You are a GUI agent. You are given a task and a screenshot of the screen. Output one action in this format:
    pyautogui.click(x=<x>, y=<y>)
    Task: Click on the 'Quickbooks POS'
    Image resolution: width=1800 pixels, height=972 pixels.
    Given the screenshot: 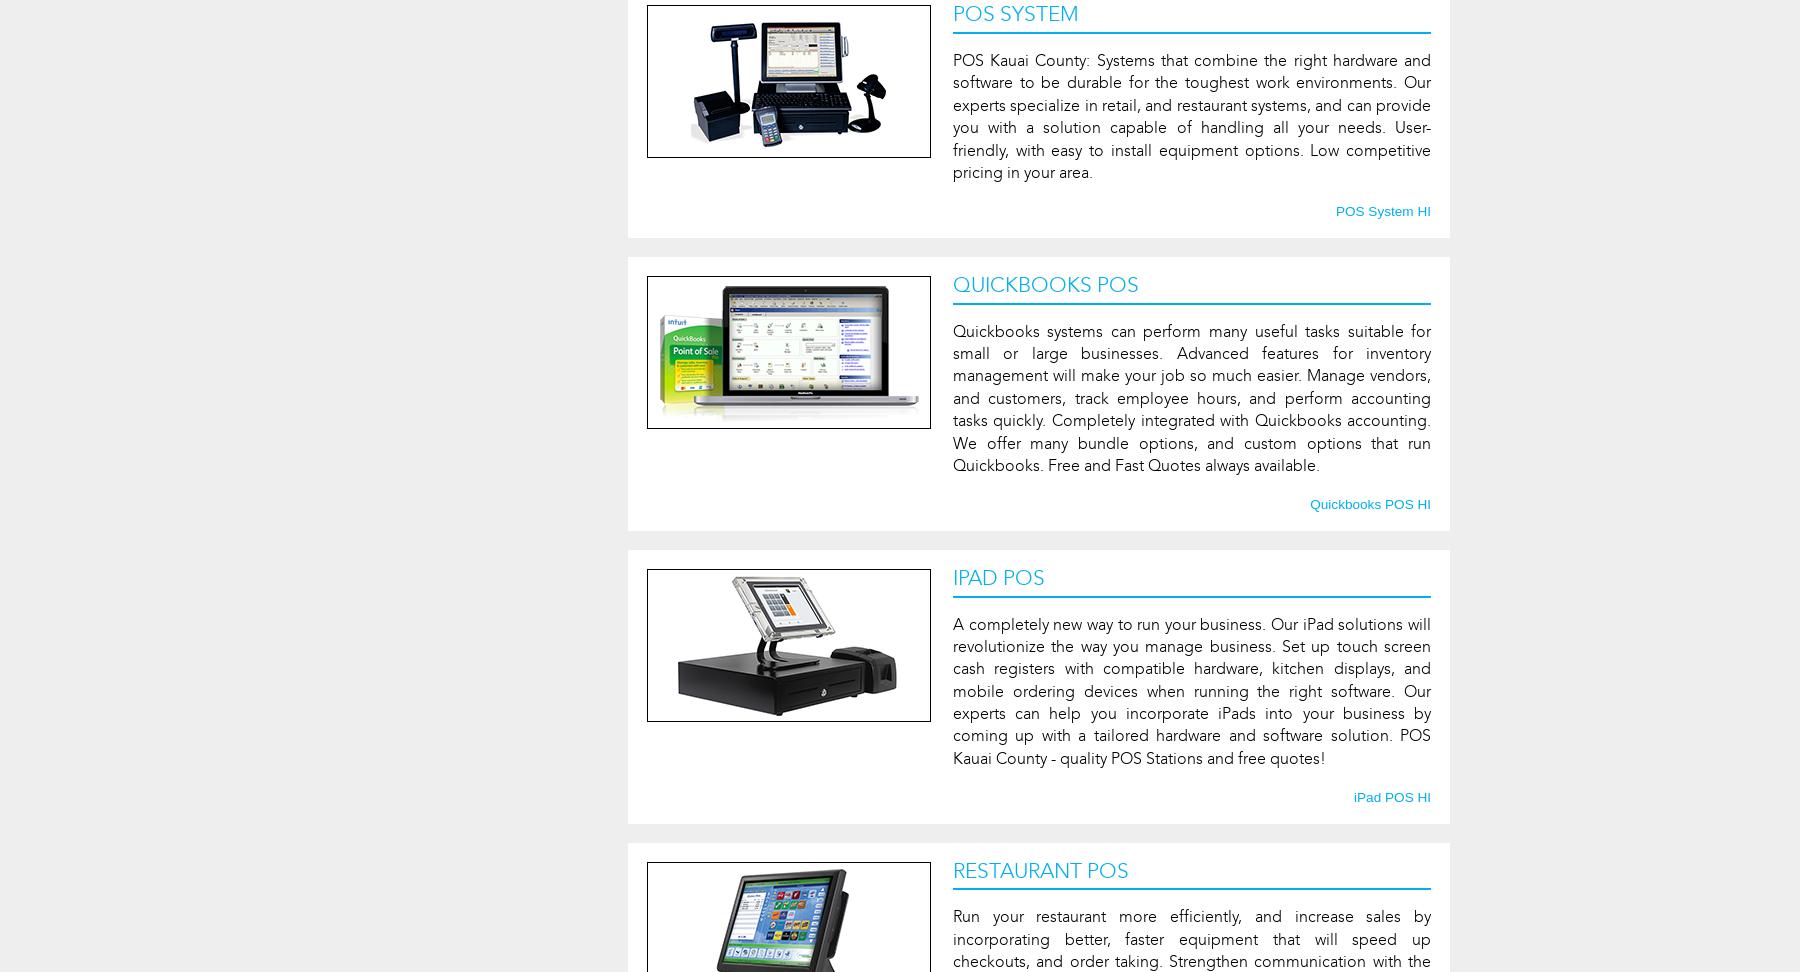 What is the action you would take?
    pyautogui.click(x=1045, y=284)
    